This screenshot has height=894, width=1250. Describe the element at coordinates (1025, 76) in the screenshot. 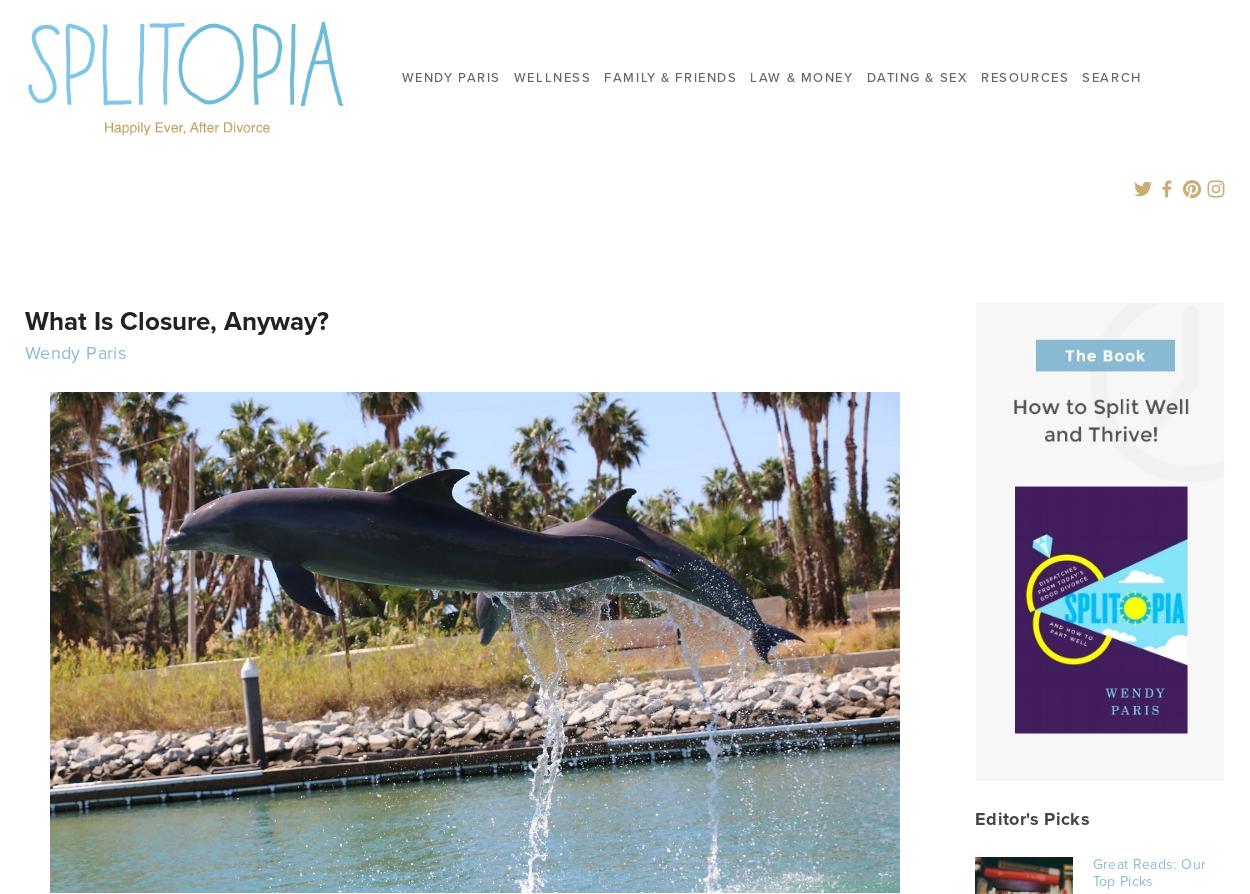

I see `'Resources'` at that location.